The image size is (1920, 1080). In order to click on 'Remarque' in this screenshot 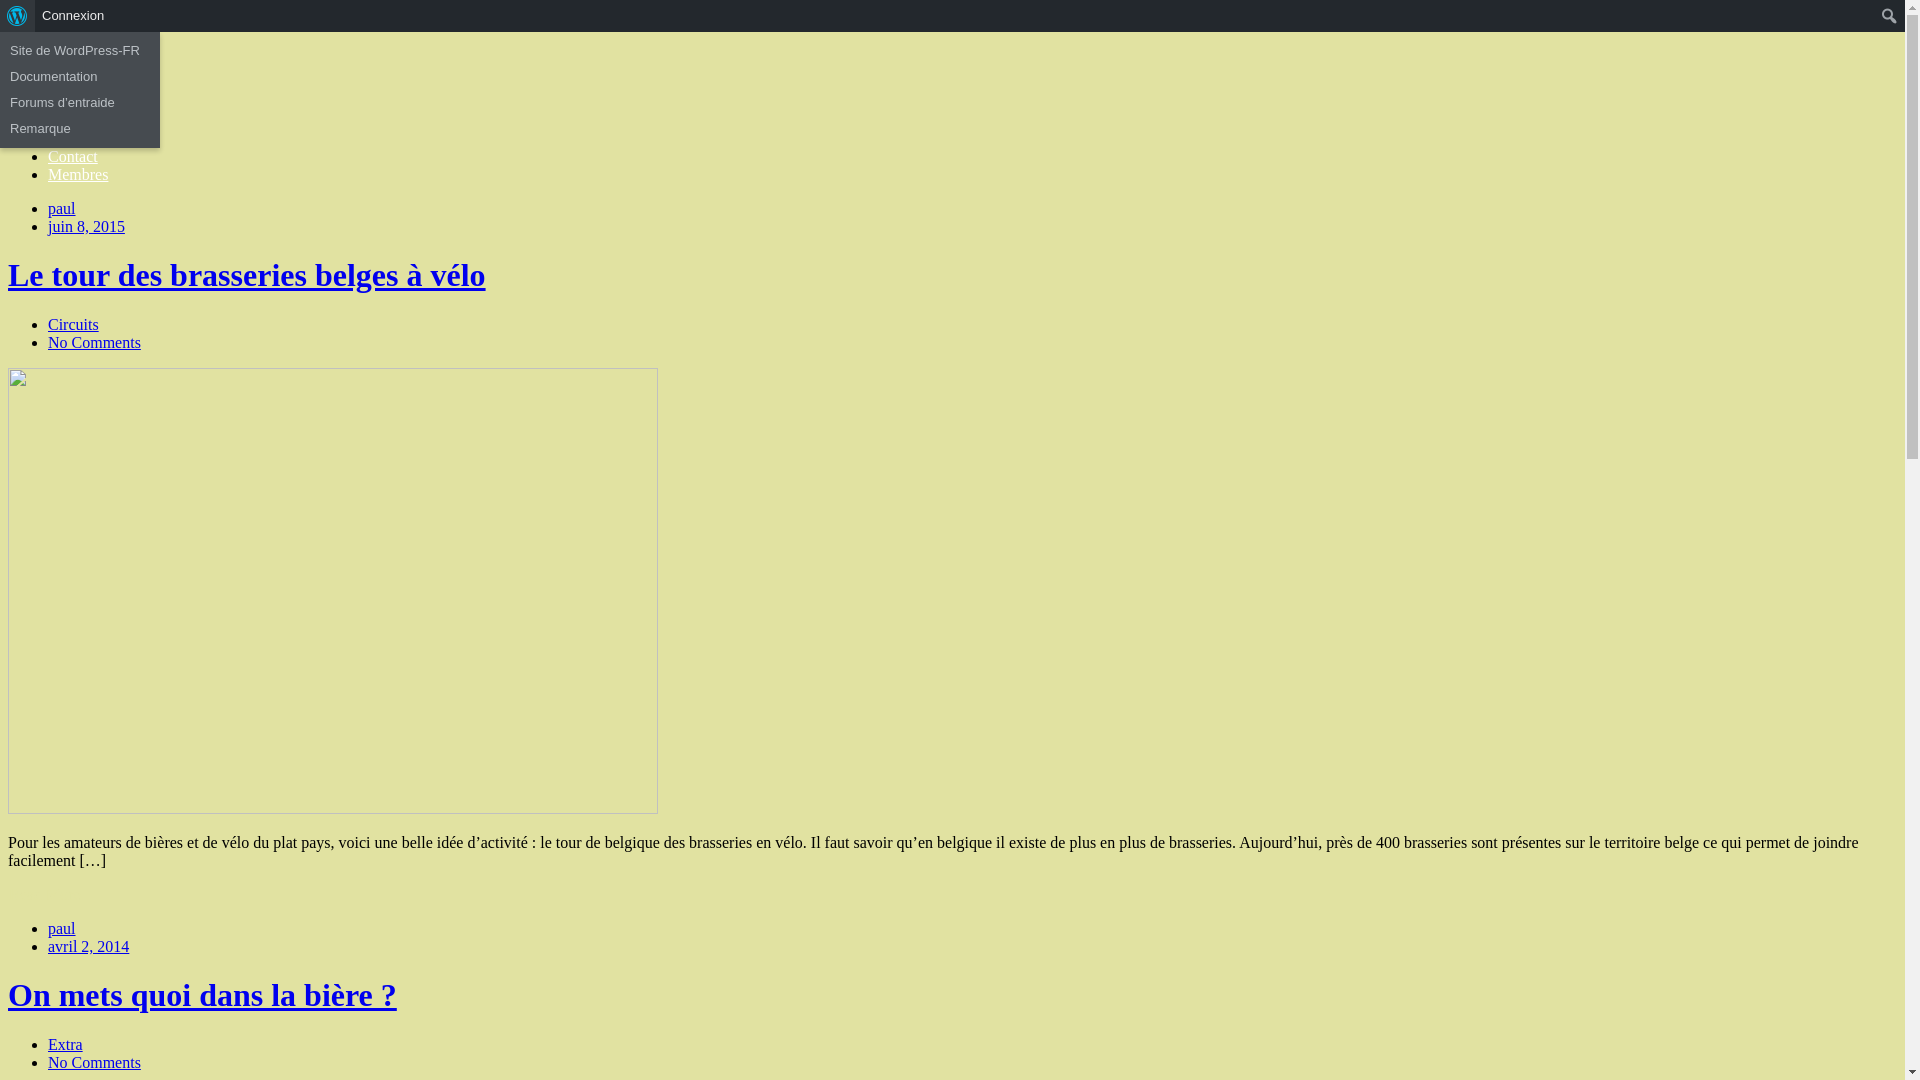, I will do `click(0, 128)`.